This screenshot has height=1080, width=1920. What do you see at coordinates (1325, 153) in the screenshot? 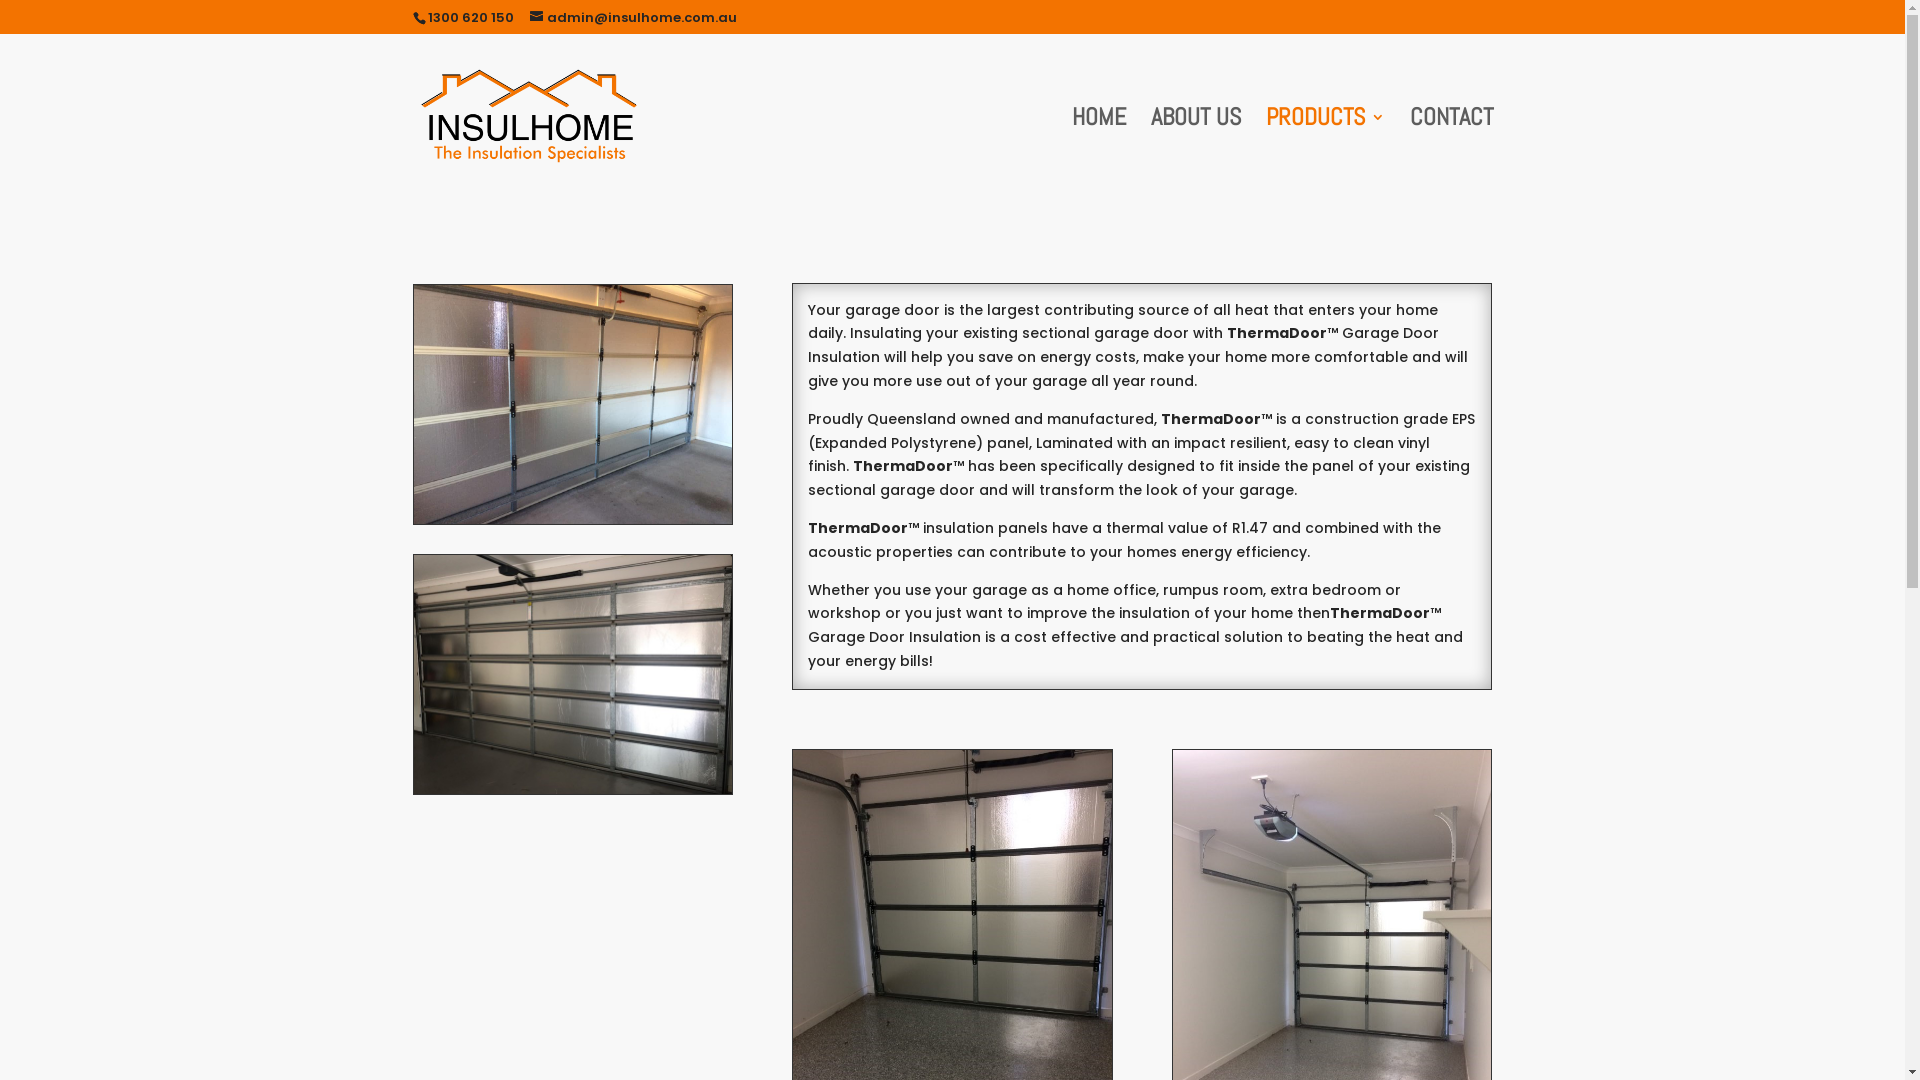
I see `'PRODUCTS'` at bounding box center [1325, 153].